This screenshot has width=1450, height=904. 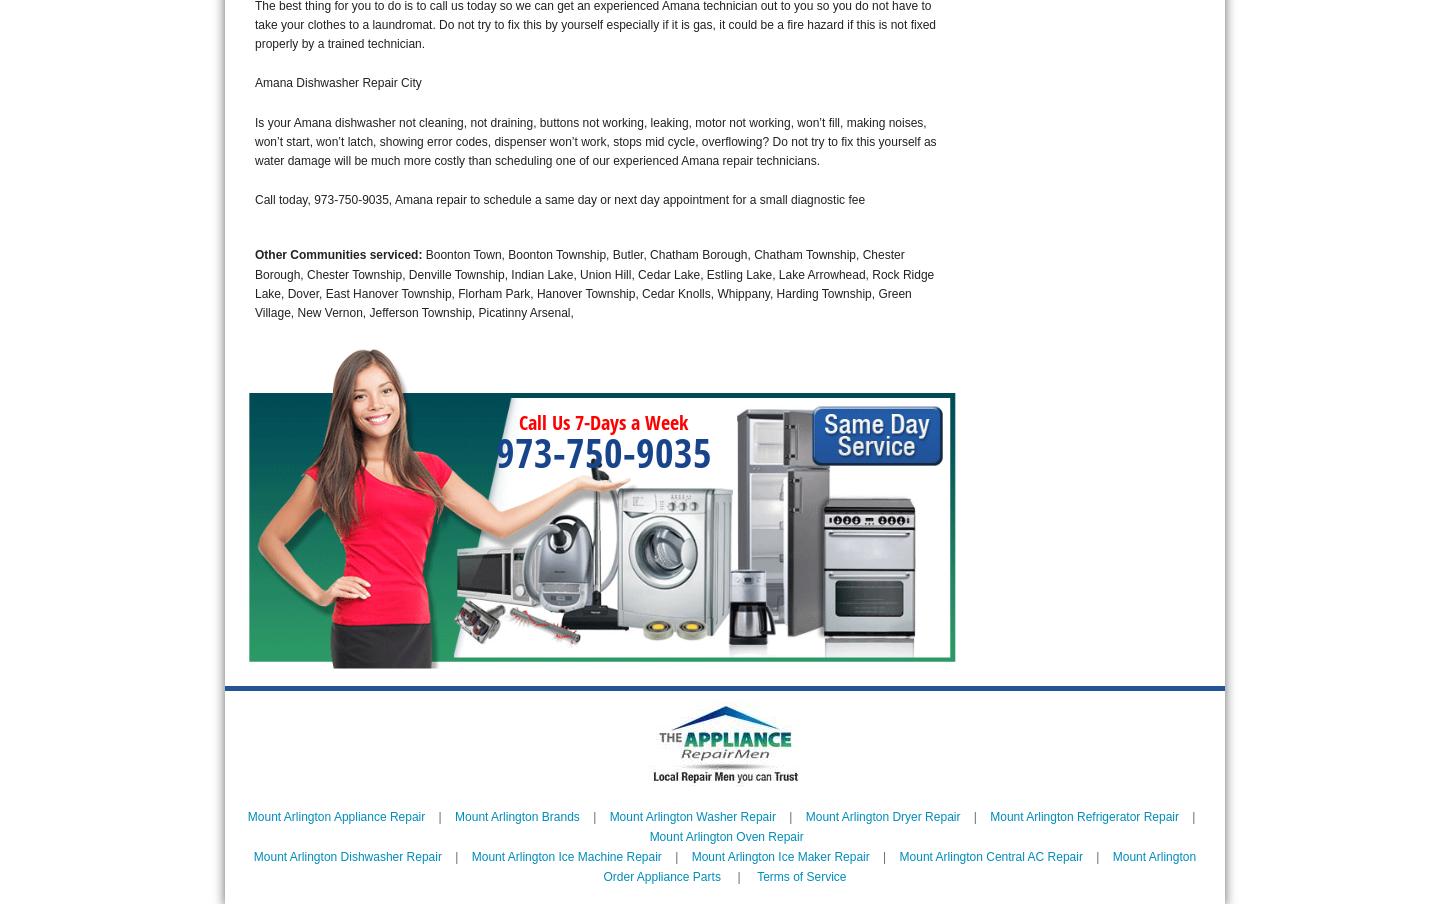 What do you see at coordinates (595, 140) in the screenshot?
I see `'Is your Amana dishwasher not cleaning, not draining, buttons not working, leaking, motor not working, won’t fill, making noises, won’t start, won’t latch, showing error codes, dispenser won’t work, stops mid cycle, overflowing? Do not try to fix this yourself as water damage will be much more costly than scheduling one of our experienced Amana repair technicians.'` at bounding box center [595, 140].